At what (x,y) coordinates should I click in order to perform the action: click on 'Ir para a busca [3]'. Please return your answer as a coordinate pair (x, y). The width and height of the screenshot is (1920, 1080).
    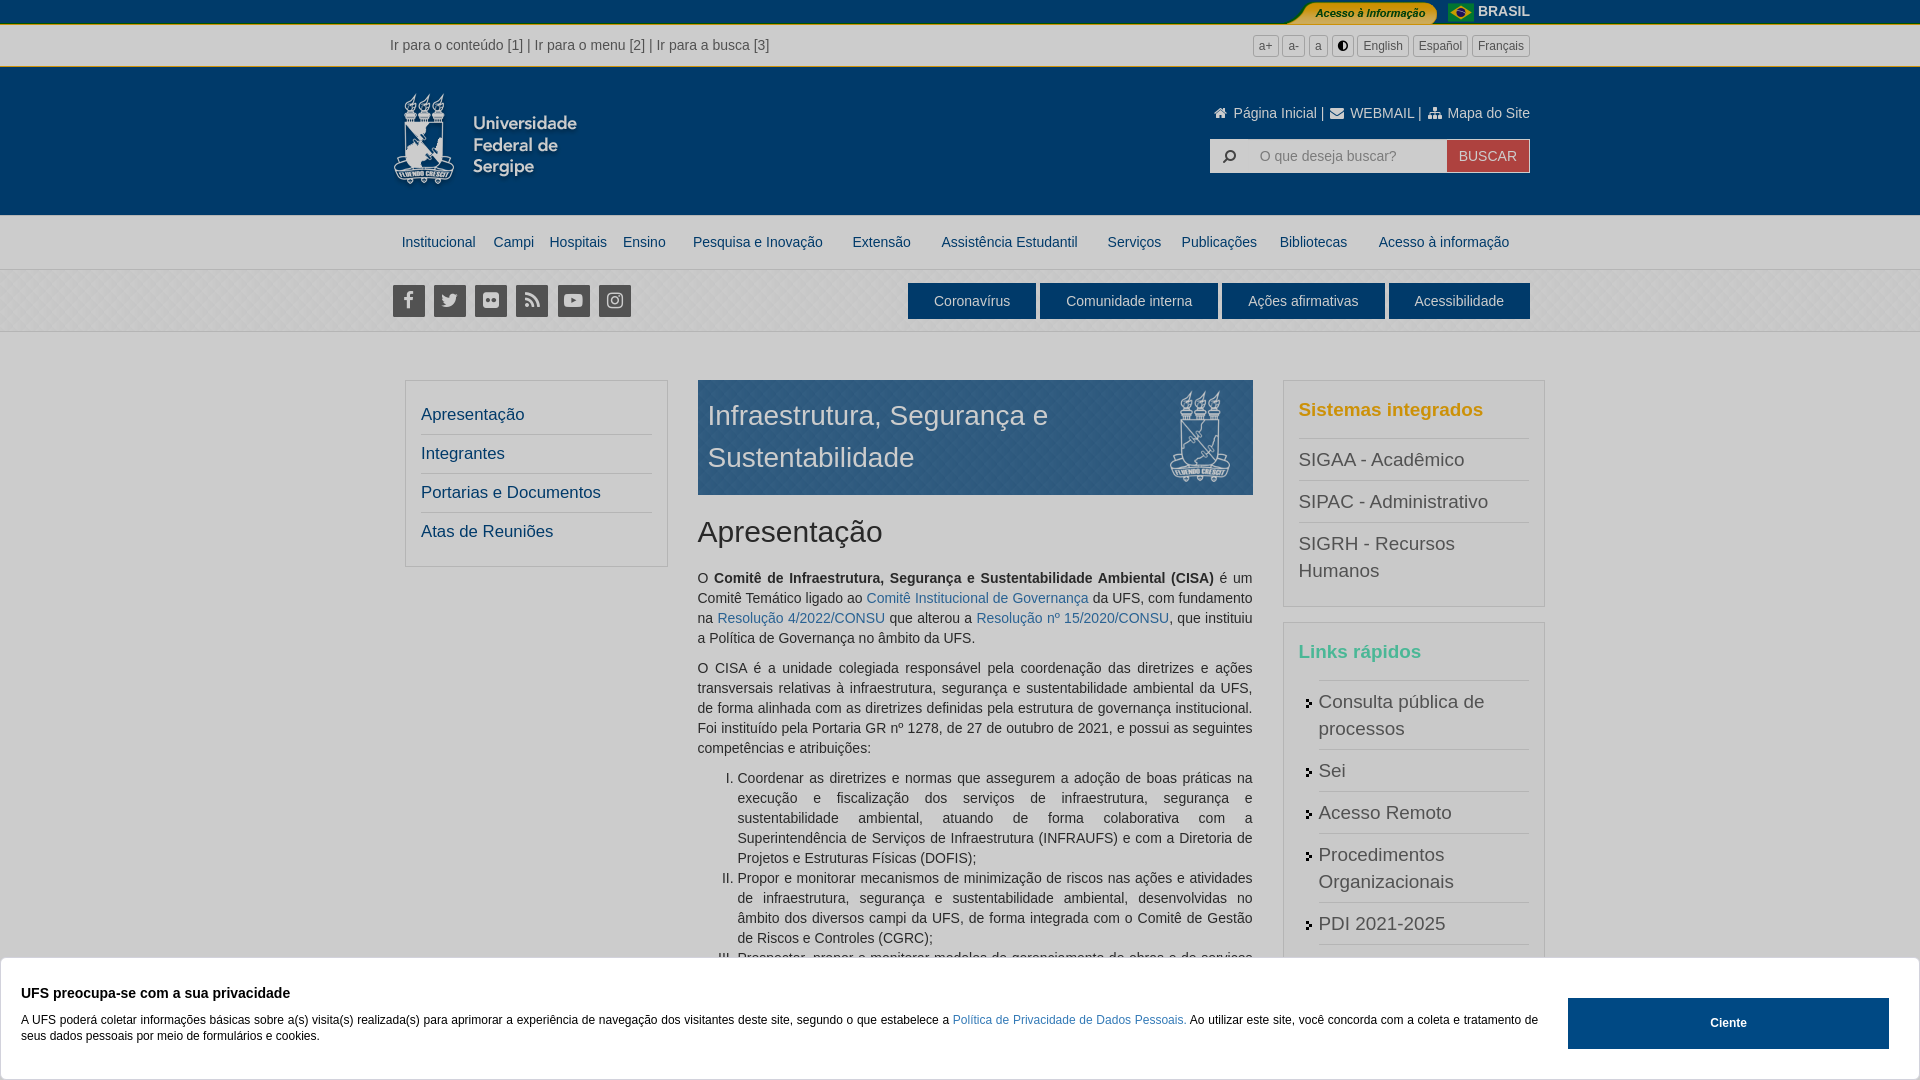
    Looking at the image, I should click on (712, 45).